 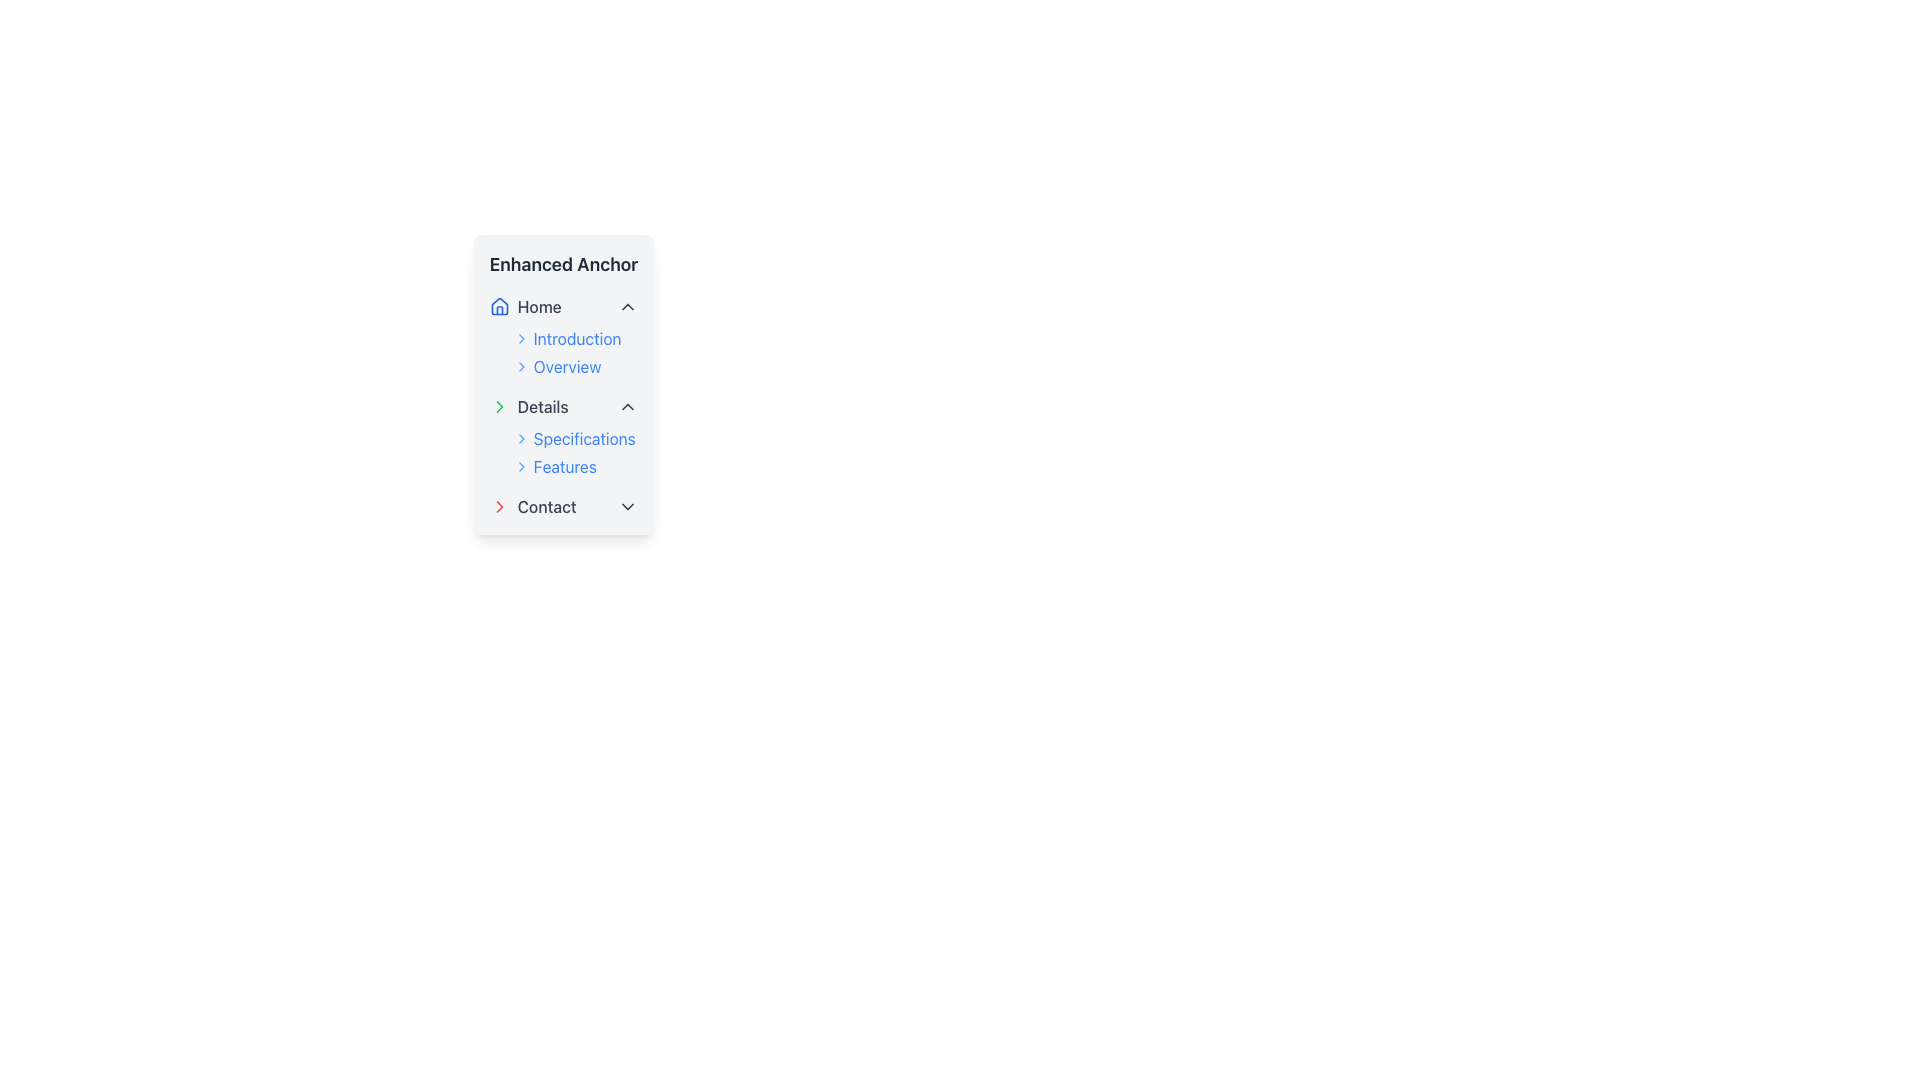 What do you see at coordinates (499, 307) in the screenshot?
I see `the 'Home' icon located at the top of the panel, which visually represents the 'Main Page' feature` at bounding box center [499, 307].